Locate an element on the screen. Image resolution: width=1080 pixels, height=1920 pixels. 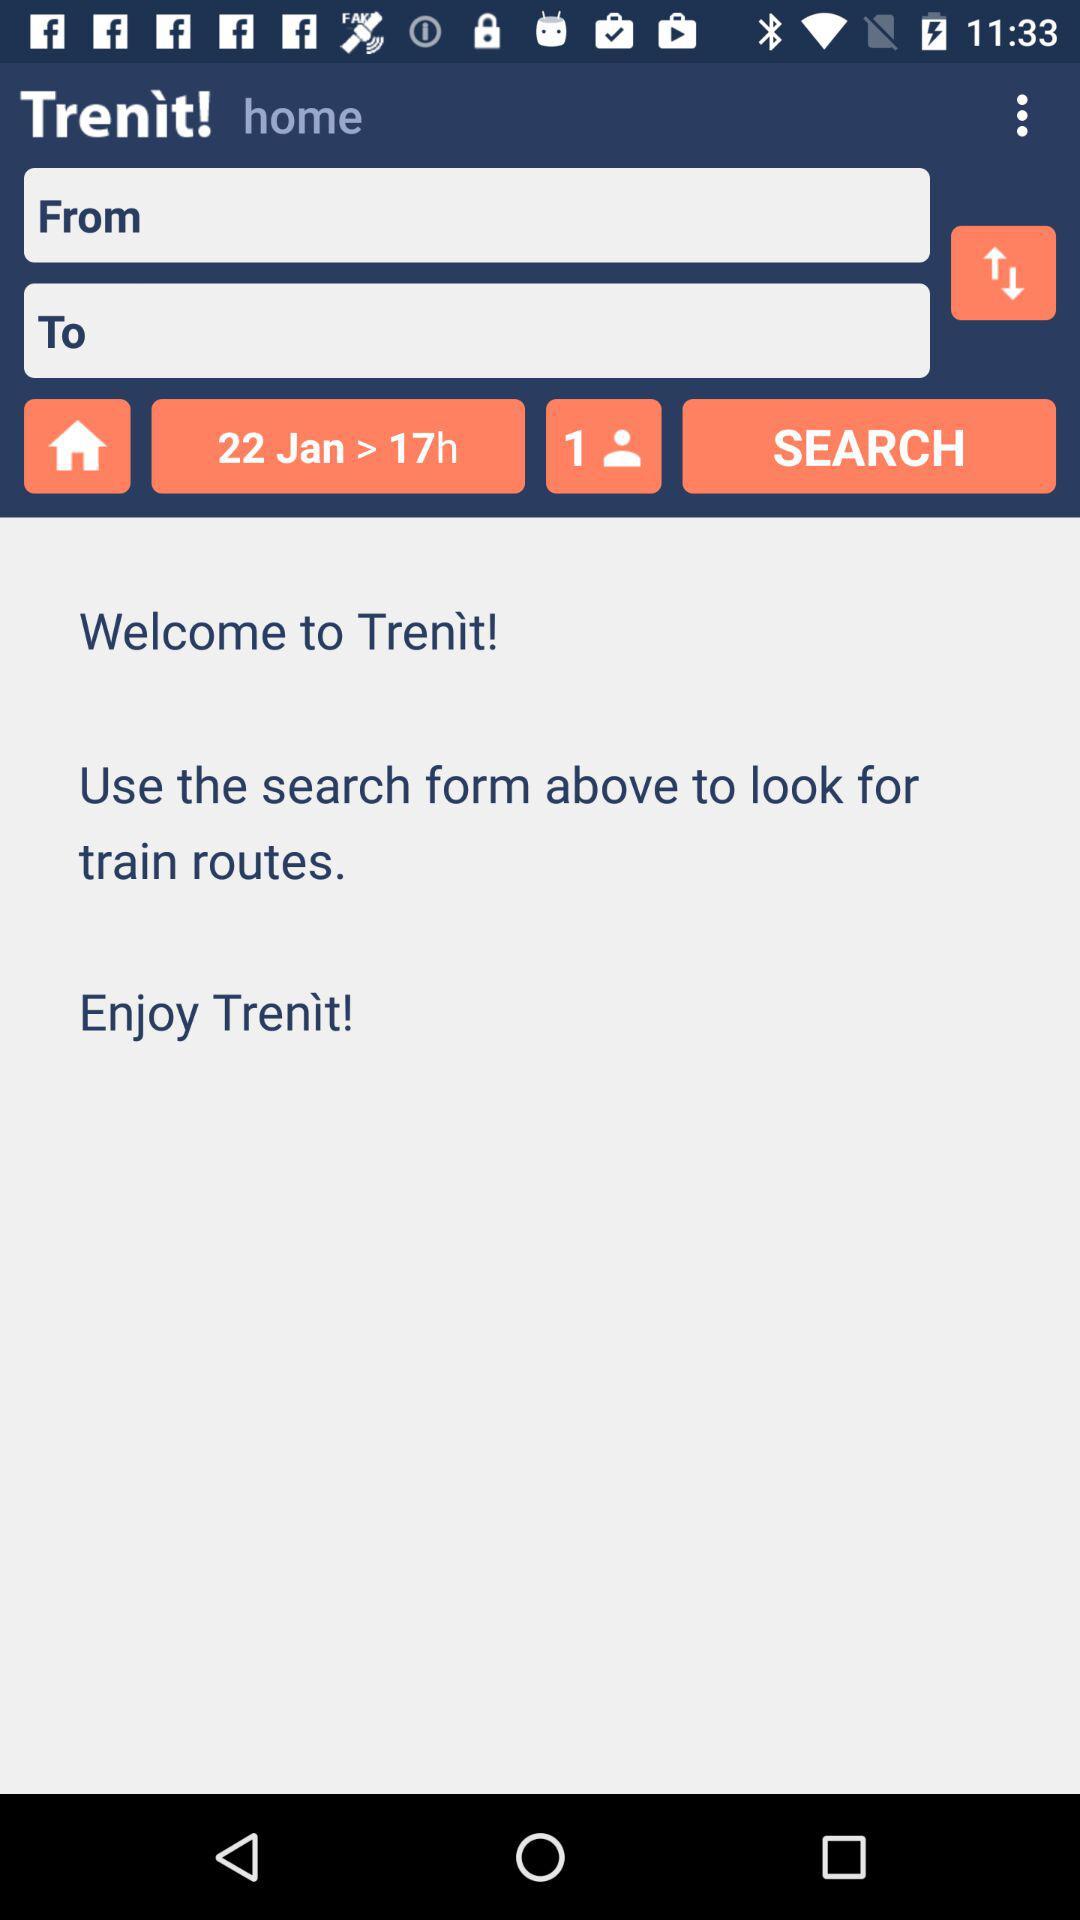
space to enter mail address is located at coordinates (534, 330).